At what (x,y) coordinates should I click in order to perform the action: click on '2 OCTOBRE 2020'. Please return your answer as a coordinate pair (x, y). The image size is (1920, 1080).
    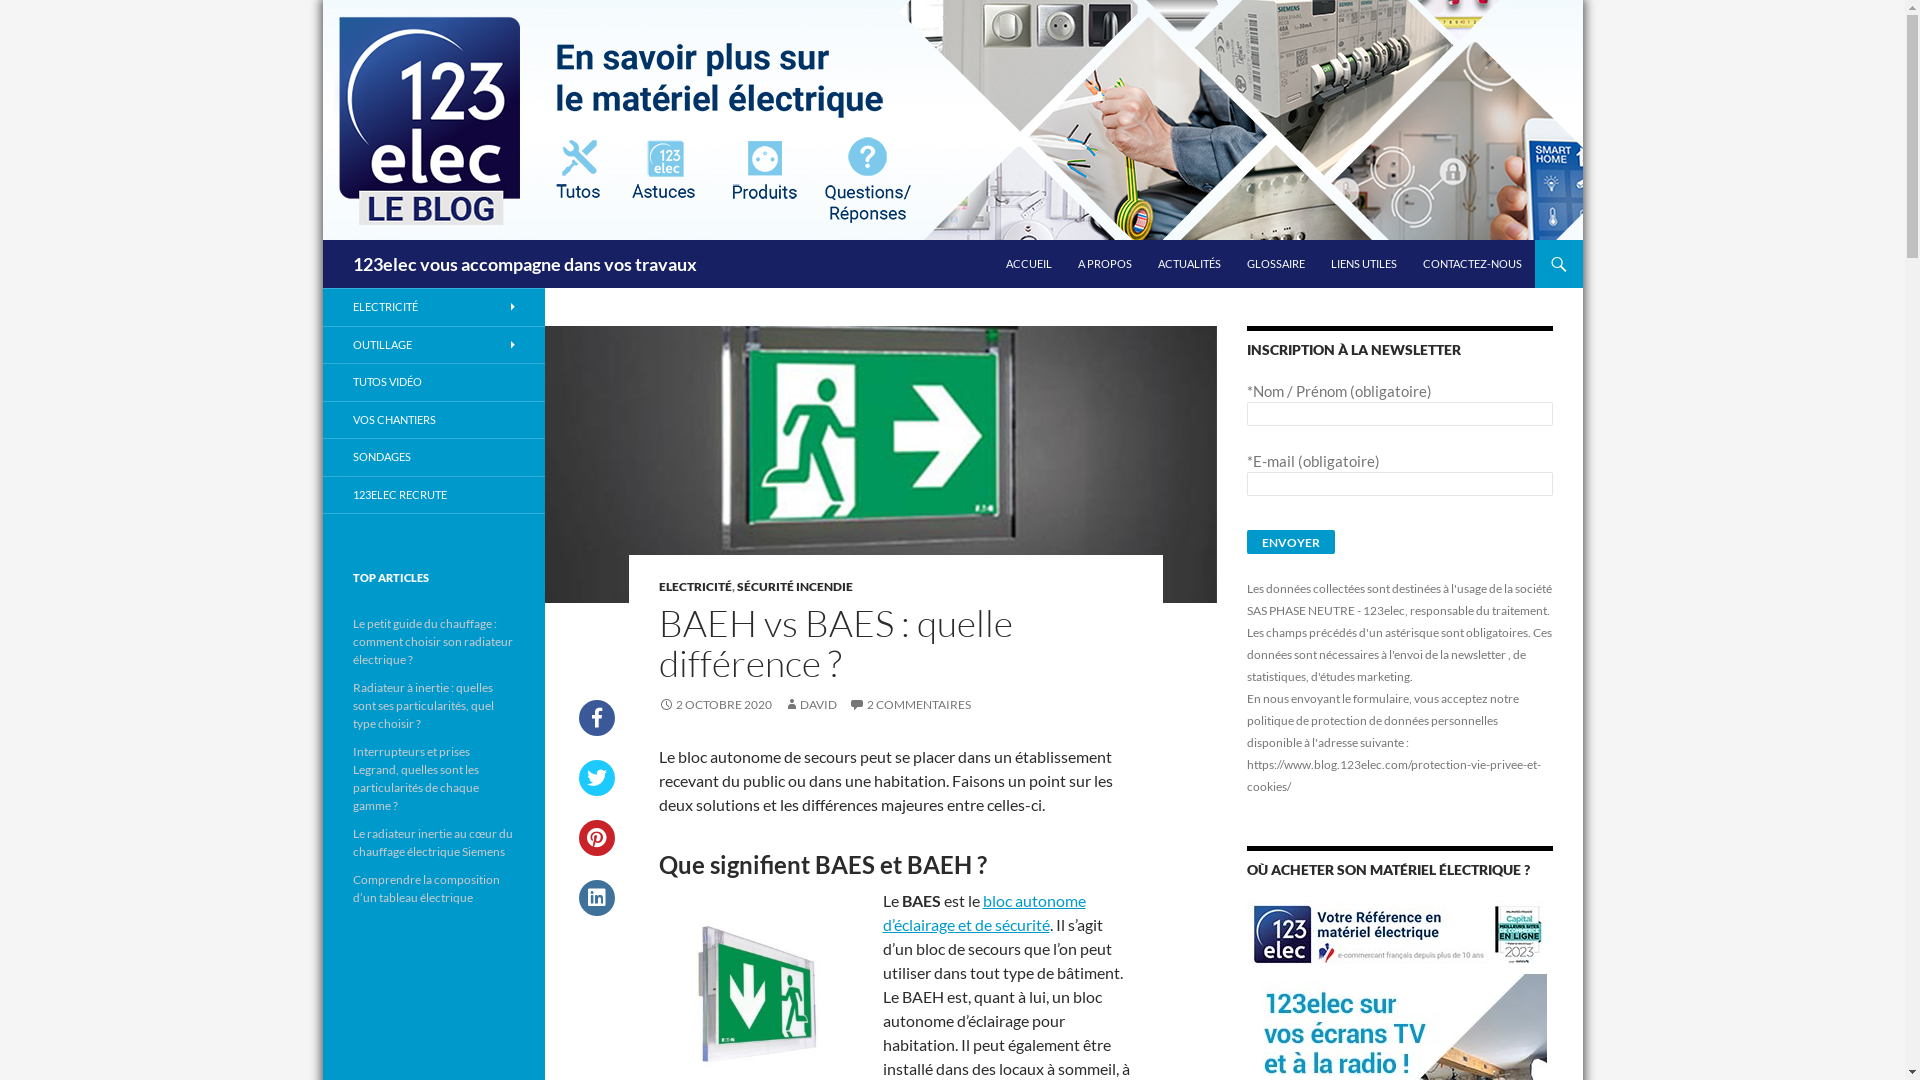
    Looking at the image, I should click on (714, 703).